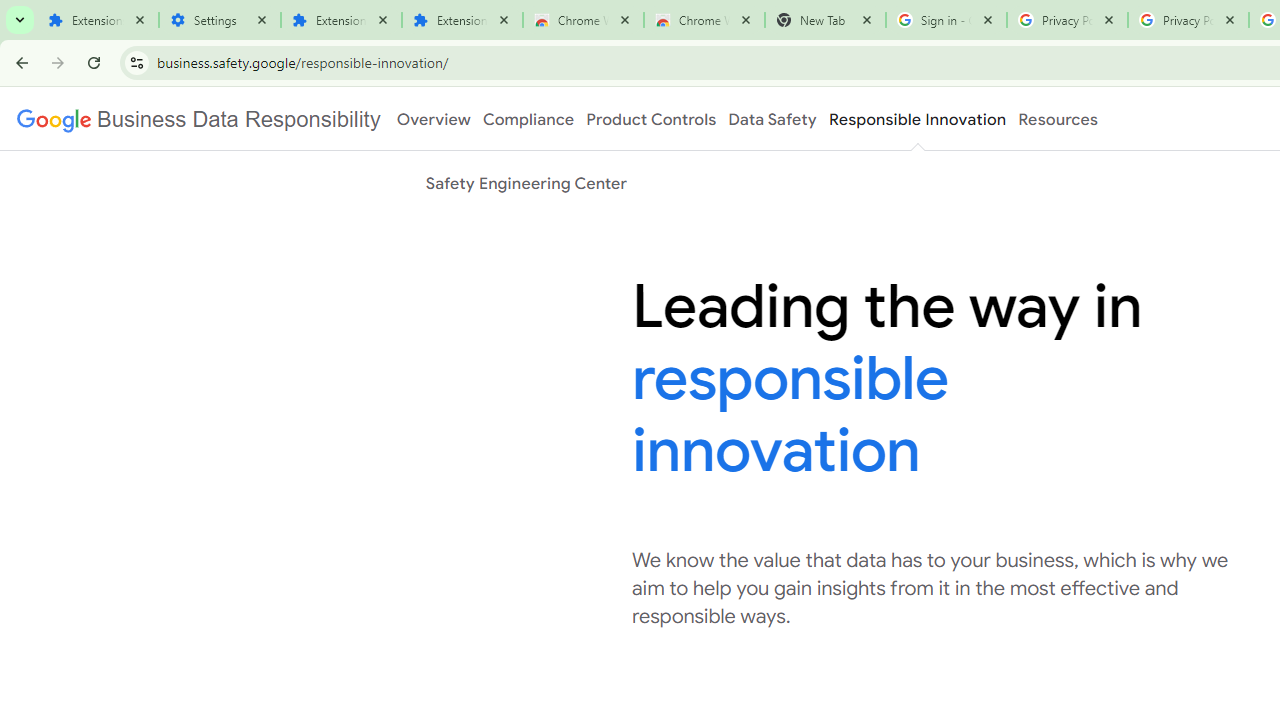  What do you see at coordinates (825, 20) in the screenshot?
I see `'New Tab'` at bounding box center [825, 20].